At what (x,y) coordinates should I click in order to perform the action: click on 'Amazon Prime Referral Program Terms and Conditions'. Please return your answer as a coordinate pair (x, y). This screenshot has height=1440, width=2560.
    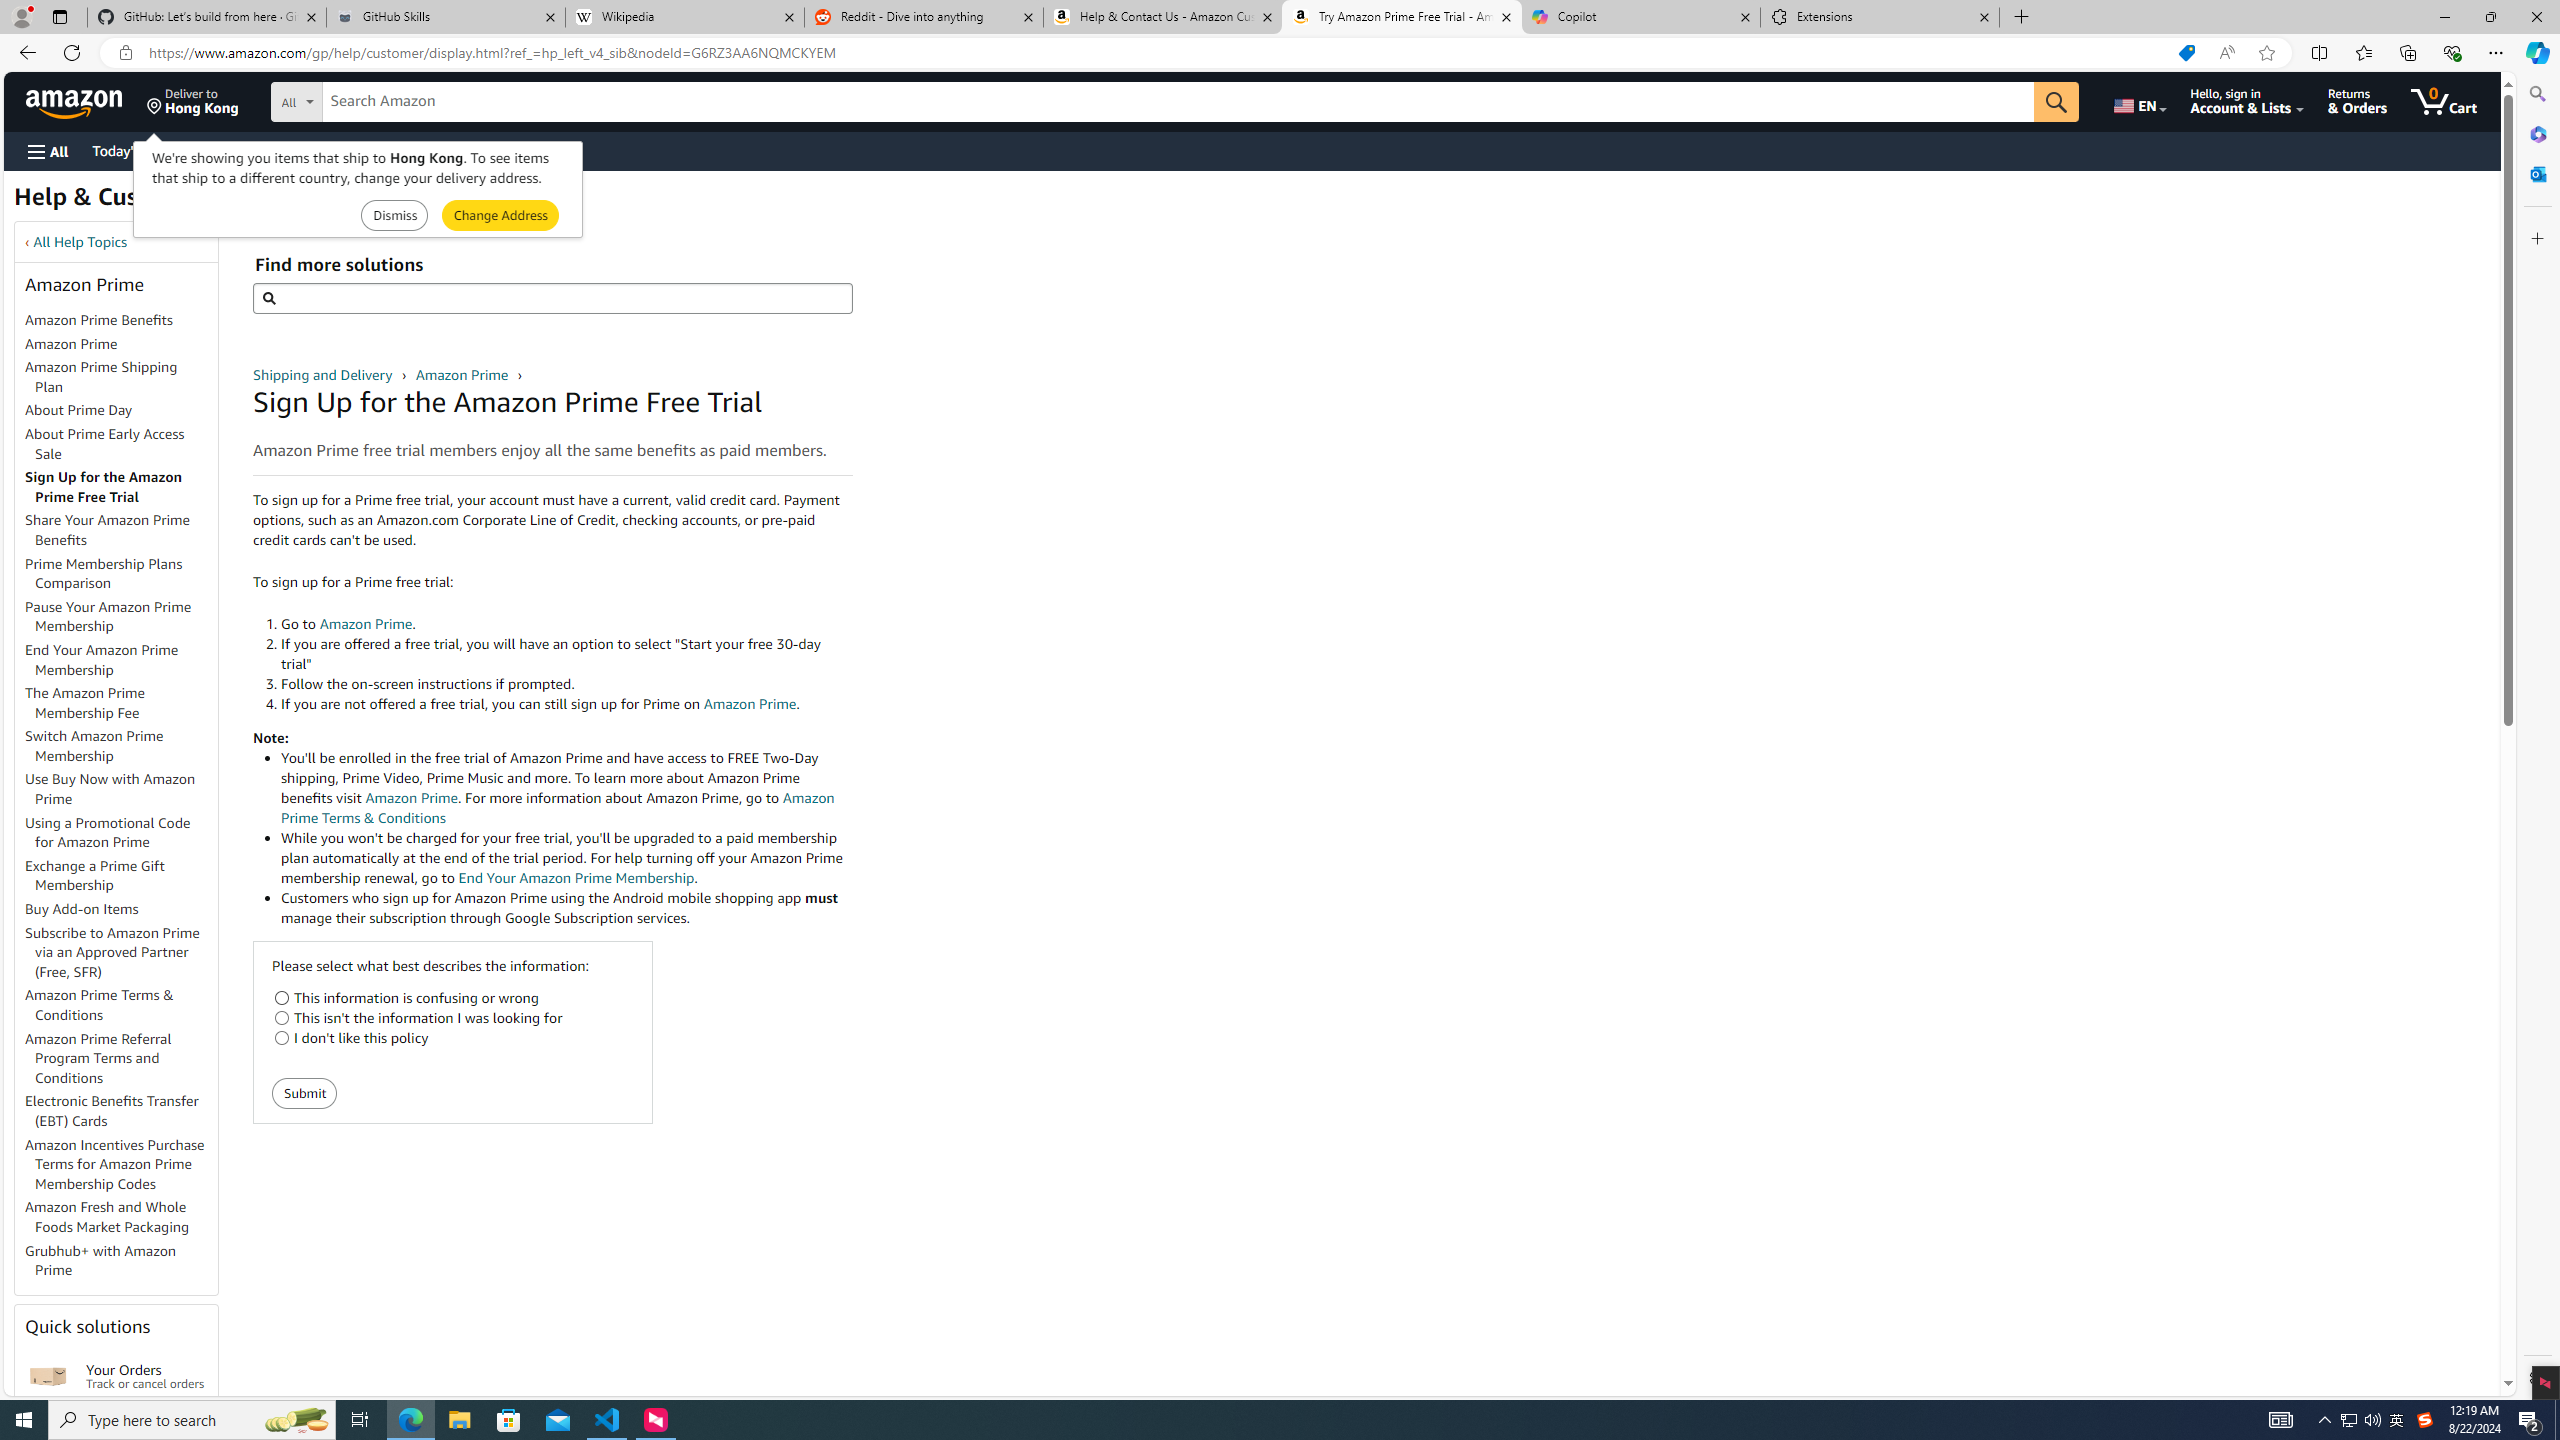
    Looking at the image, I should click on (121, 1058).